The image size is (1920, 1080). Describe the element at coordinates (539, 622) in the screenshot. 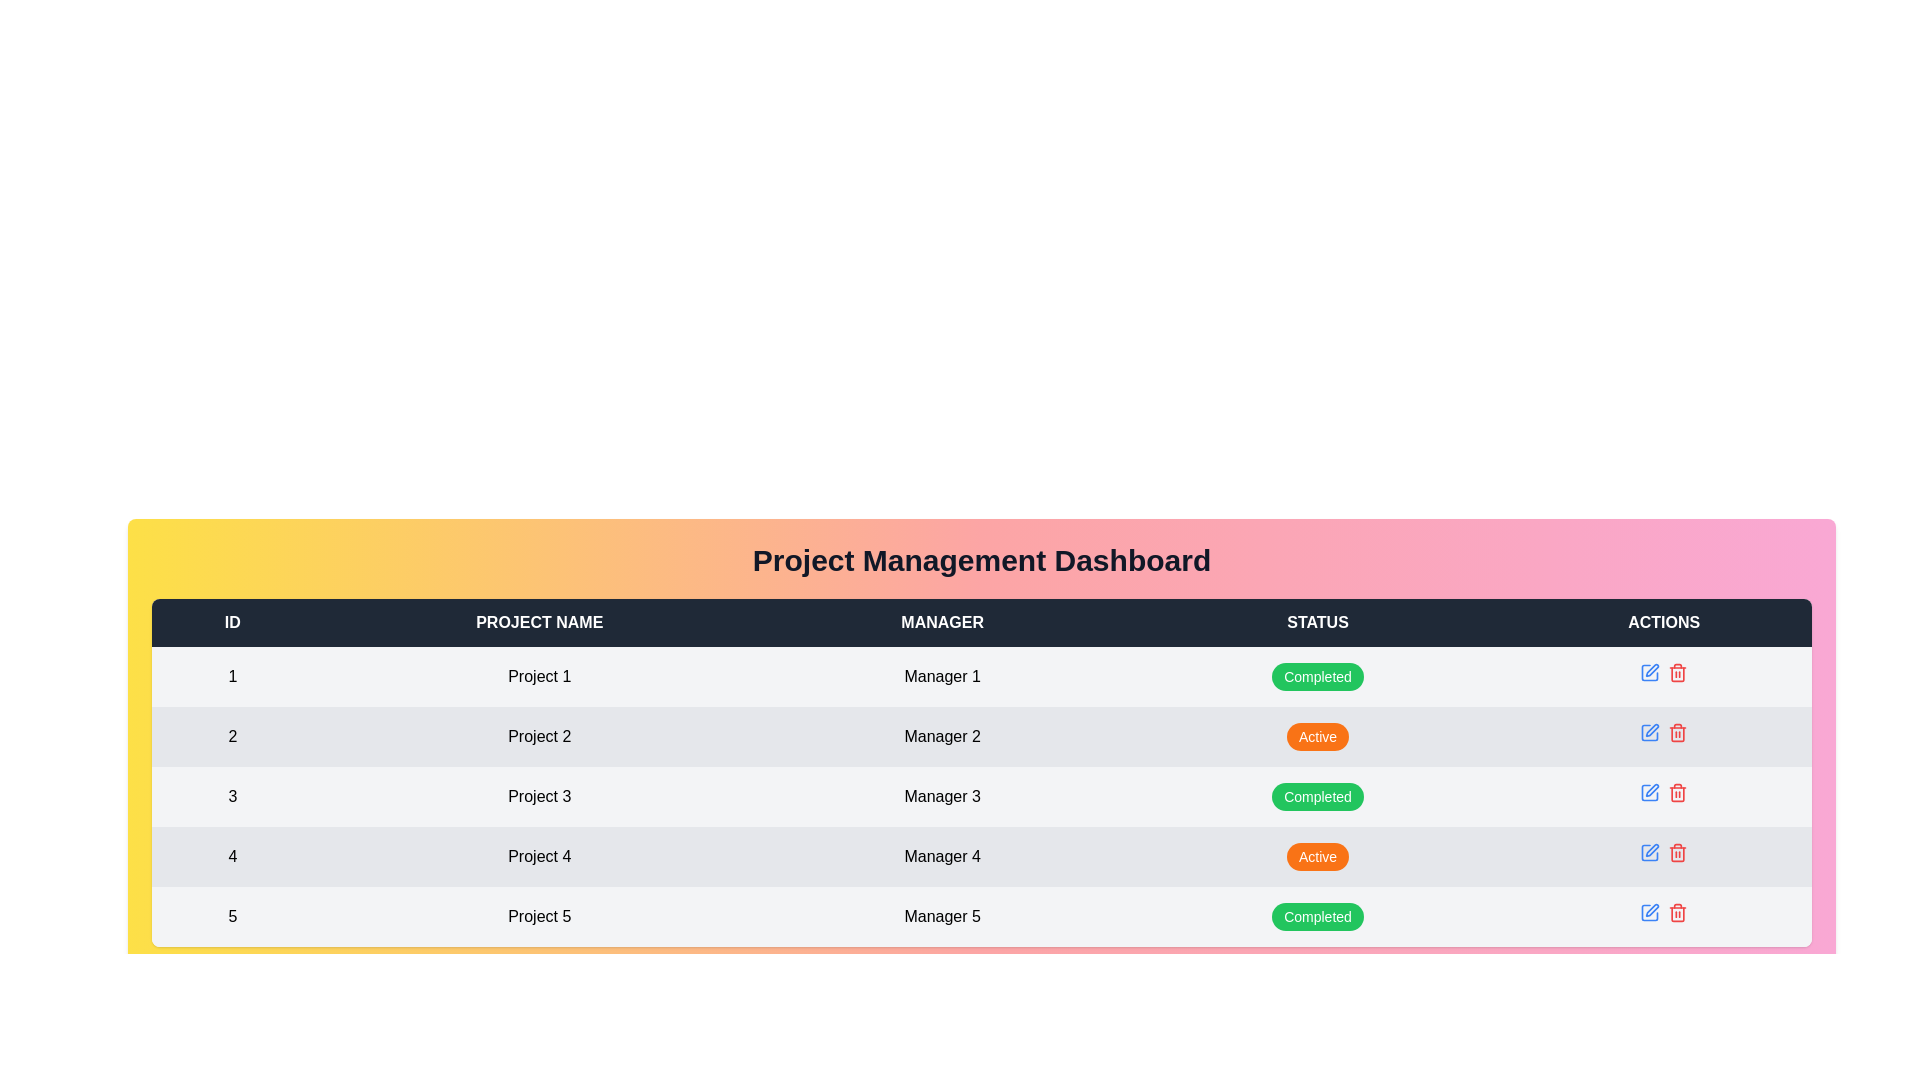

I see `the text label that serves as a header for the project names column, located between the 'ID' header and the 'MANAGER' header in the table` at that location.